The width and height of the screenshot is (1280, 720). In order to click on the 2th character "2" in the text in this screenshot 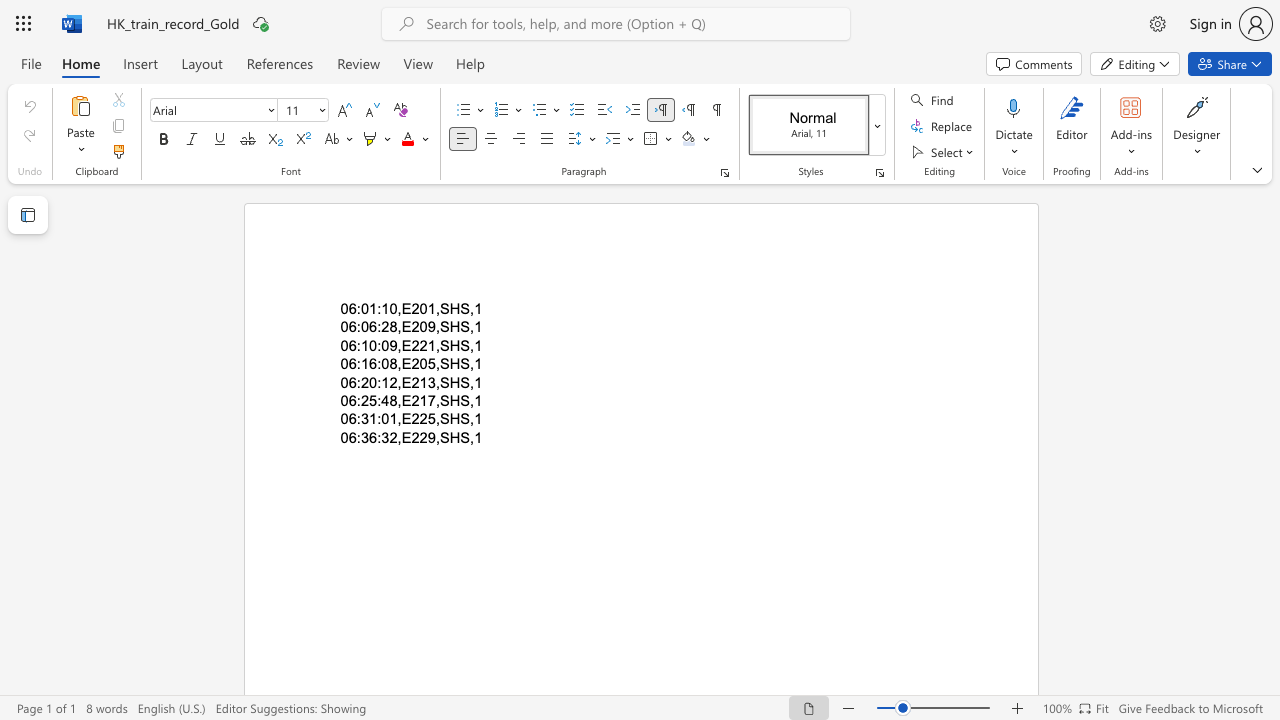, I will do `click(414, 401)`.